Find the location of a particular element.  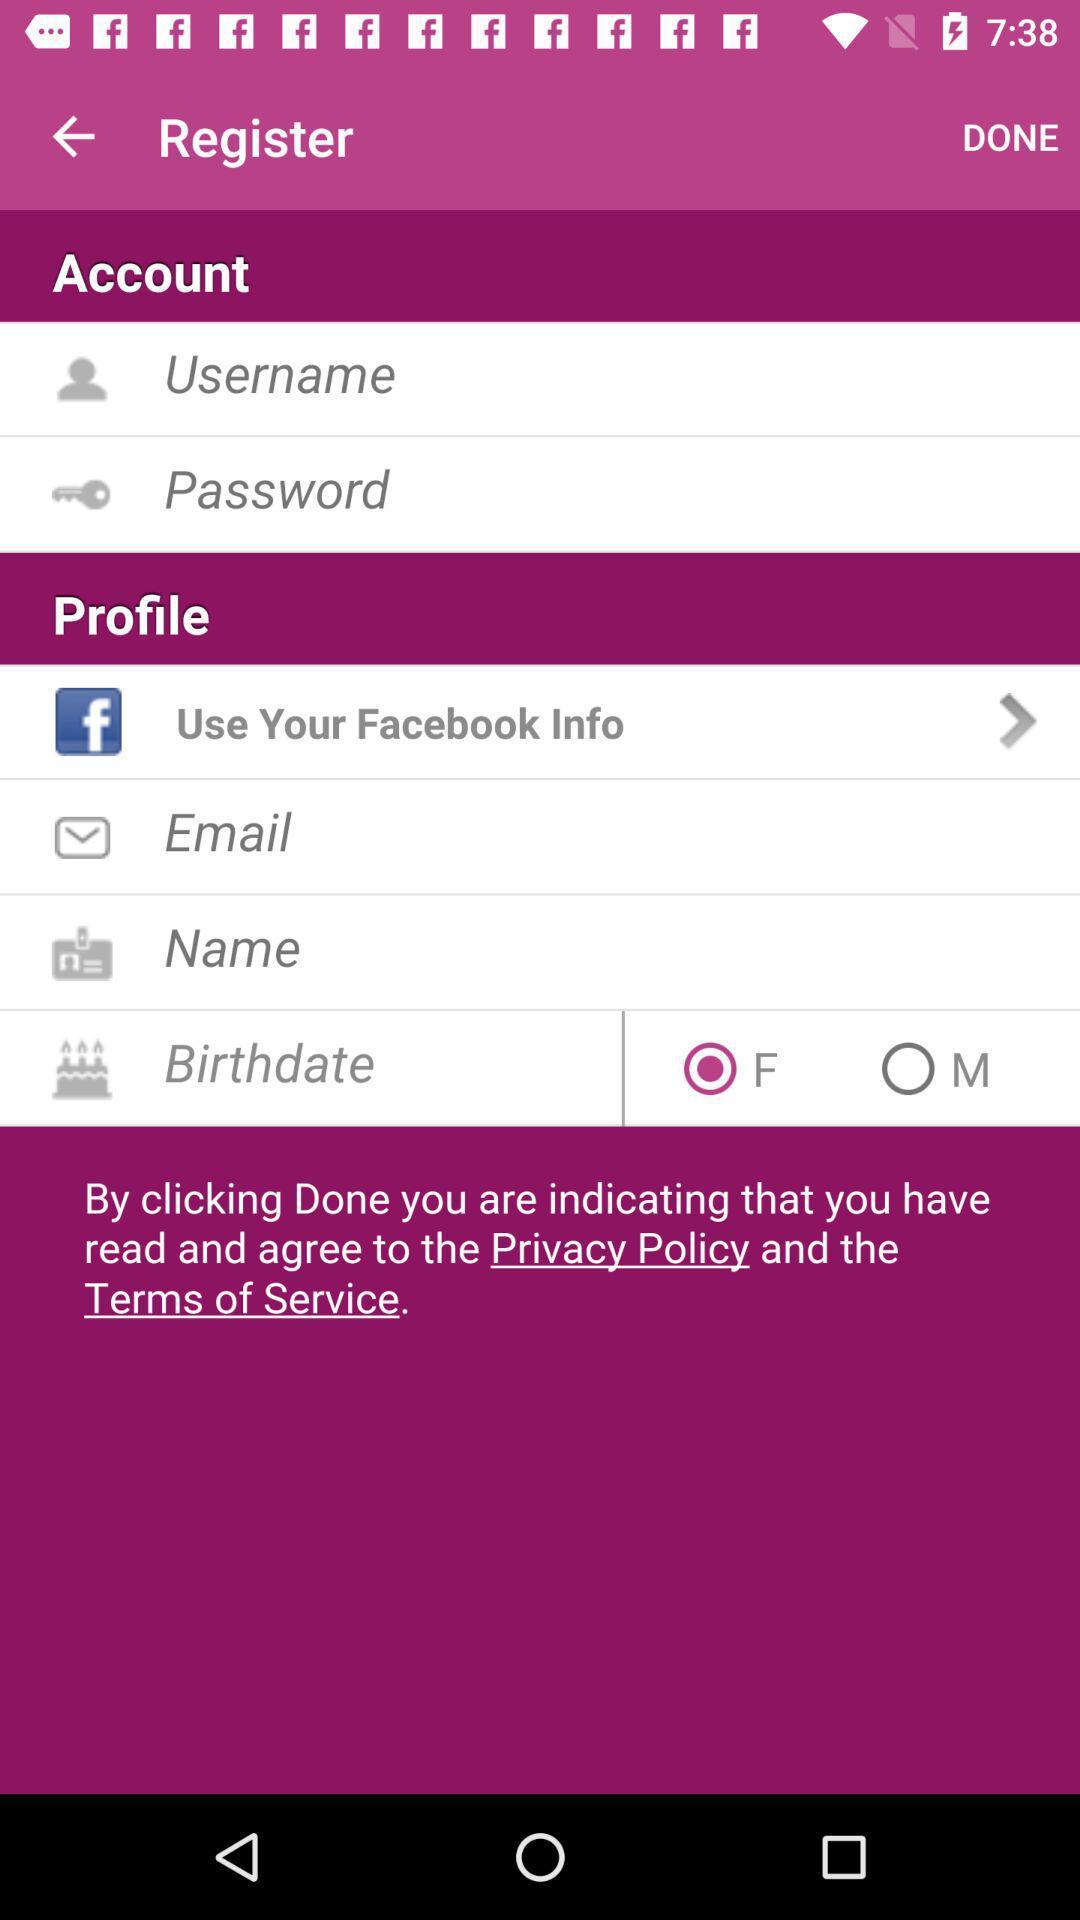

username is located at coordinates (621, 372).